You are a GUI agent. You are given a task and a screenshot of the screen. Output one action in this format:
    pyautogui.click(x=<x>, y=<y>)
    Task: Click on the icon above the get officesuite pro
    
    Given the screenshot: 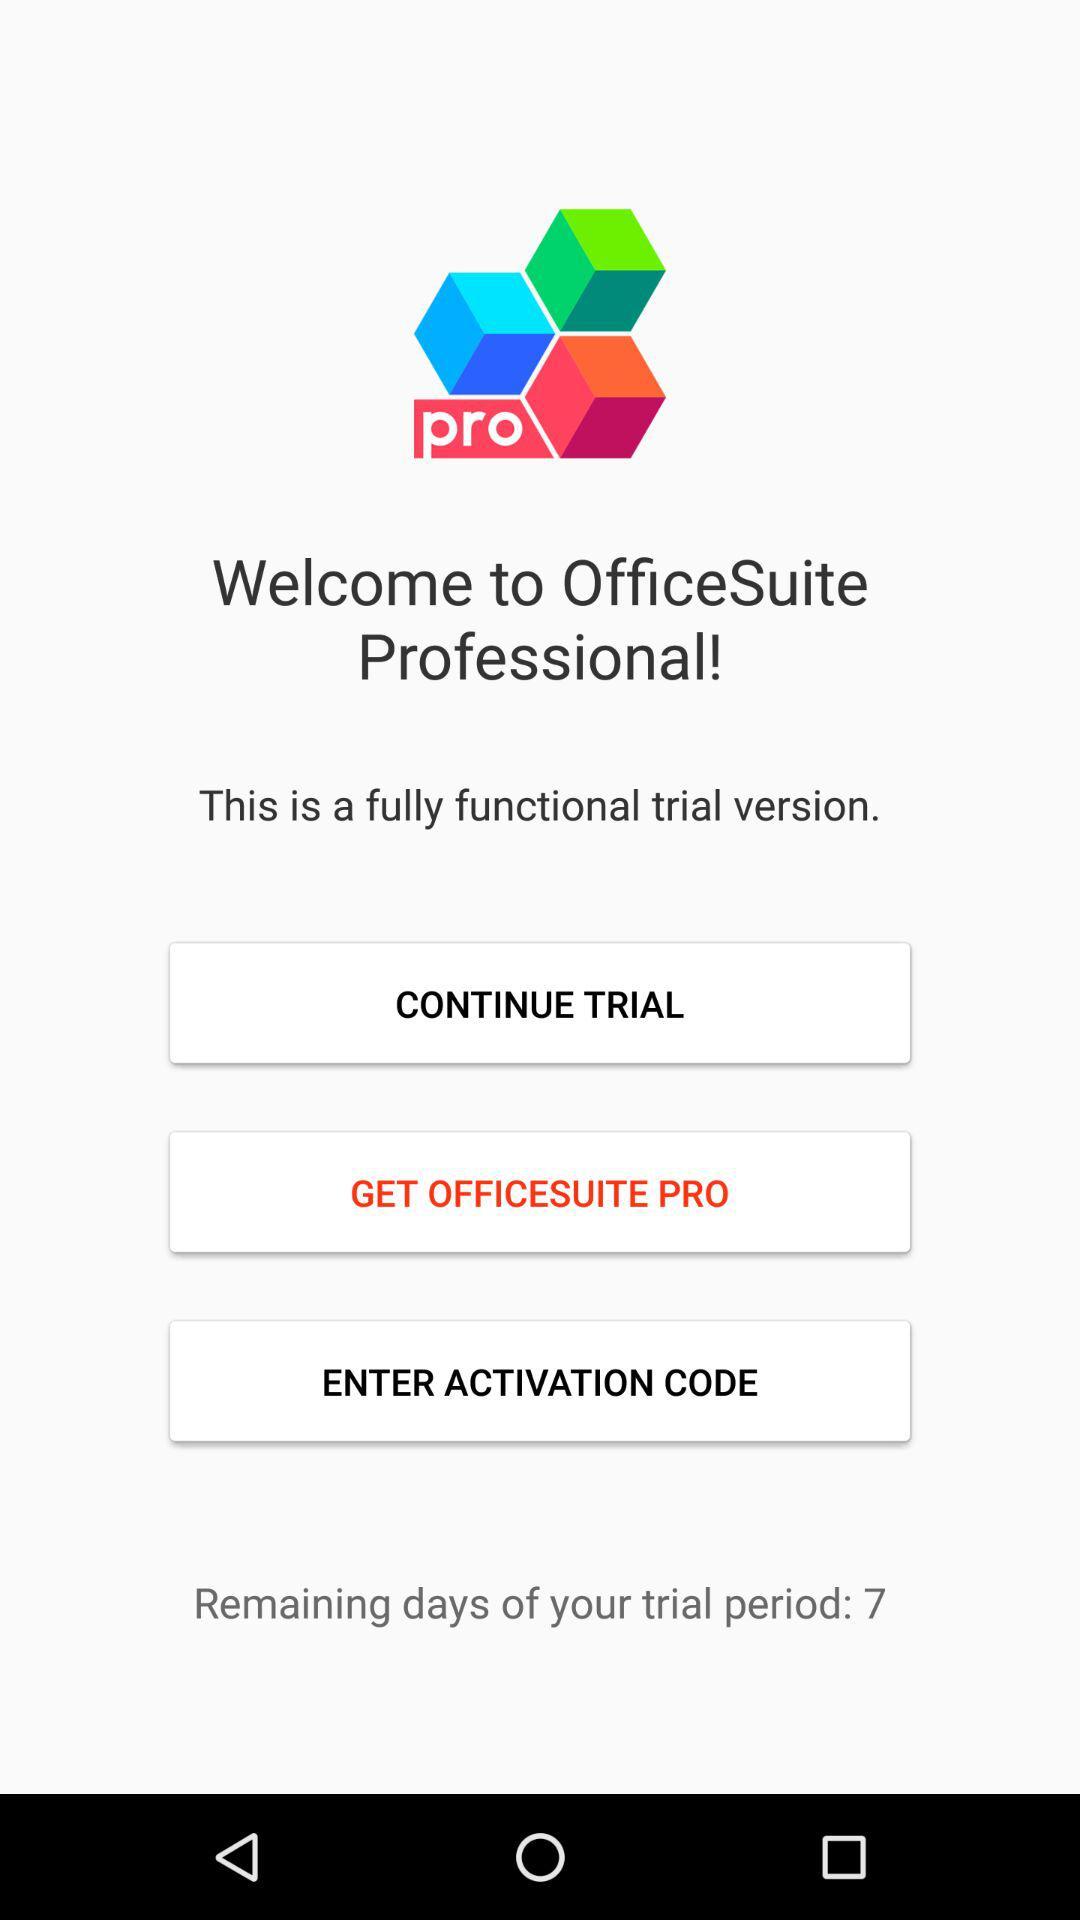 What is the action you would take?
    pyautogui.click(x=540, y=1003)
    